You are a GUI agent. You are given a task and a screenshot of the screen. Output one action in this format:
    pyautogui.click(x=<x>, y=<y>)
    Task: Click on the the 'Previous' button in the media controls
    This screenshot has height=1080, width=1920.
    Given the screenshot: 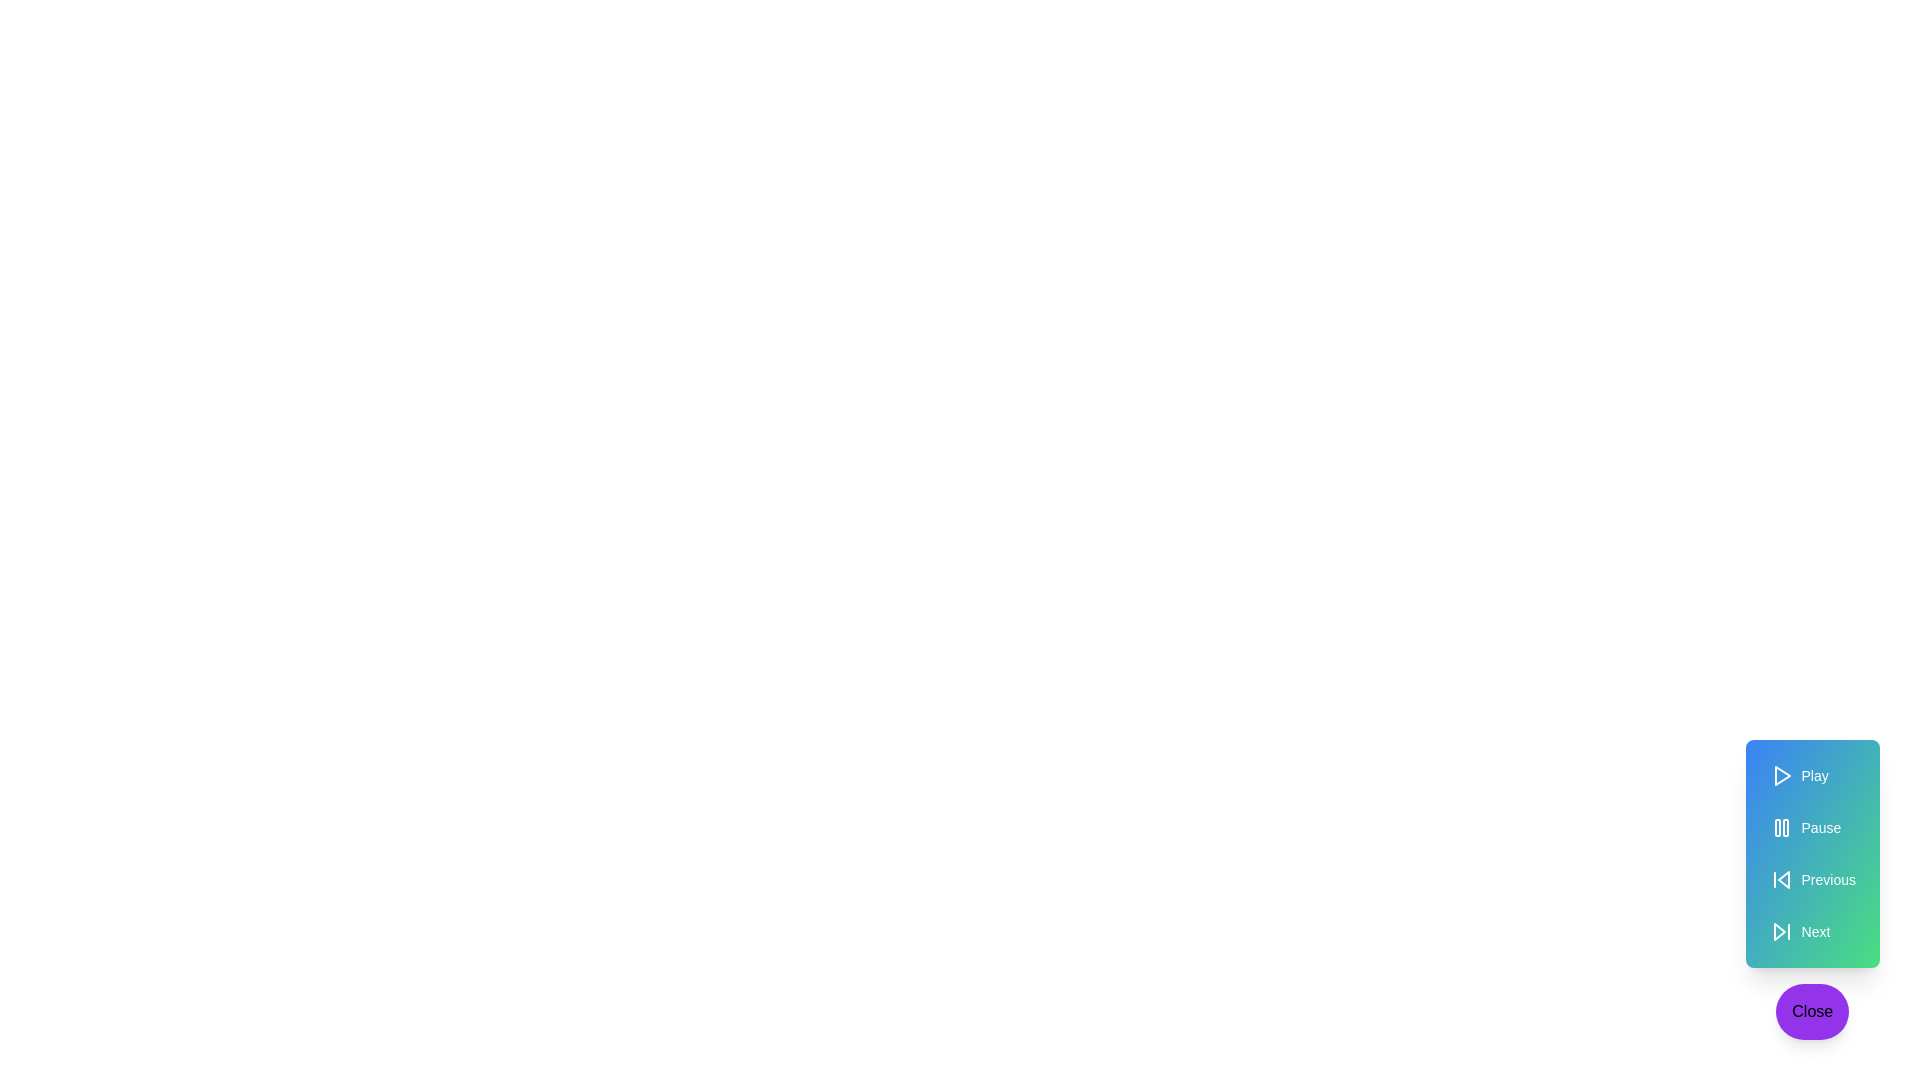 What is the action you would take?
    pyautogui.click(x=1812, y=878)
    